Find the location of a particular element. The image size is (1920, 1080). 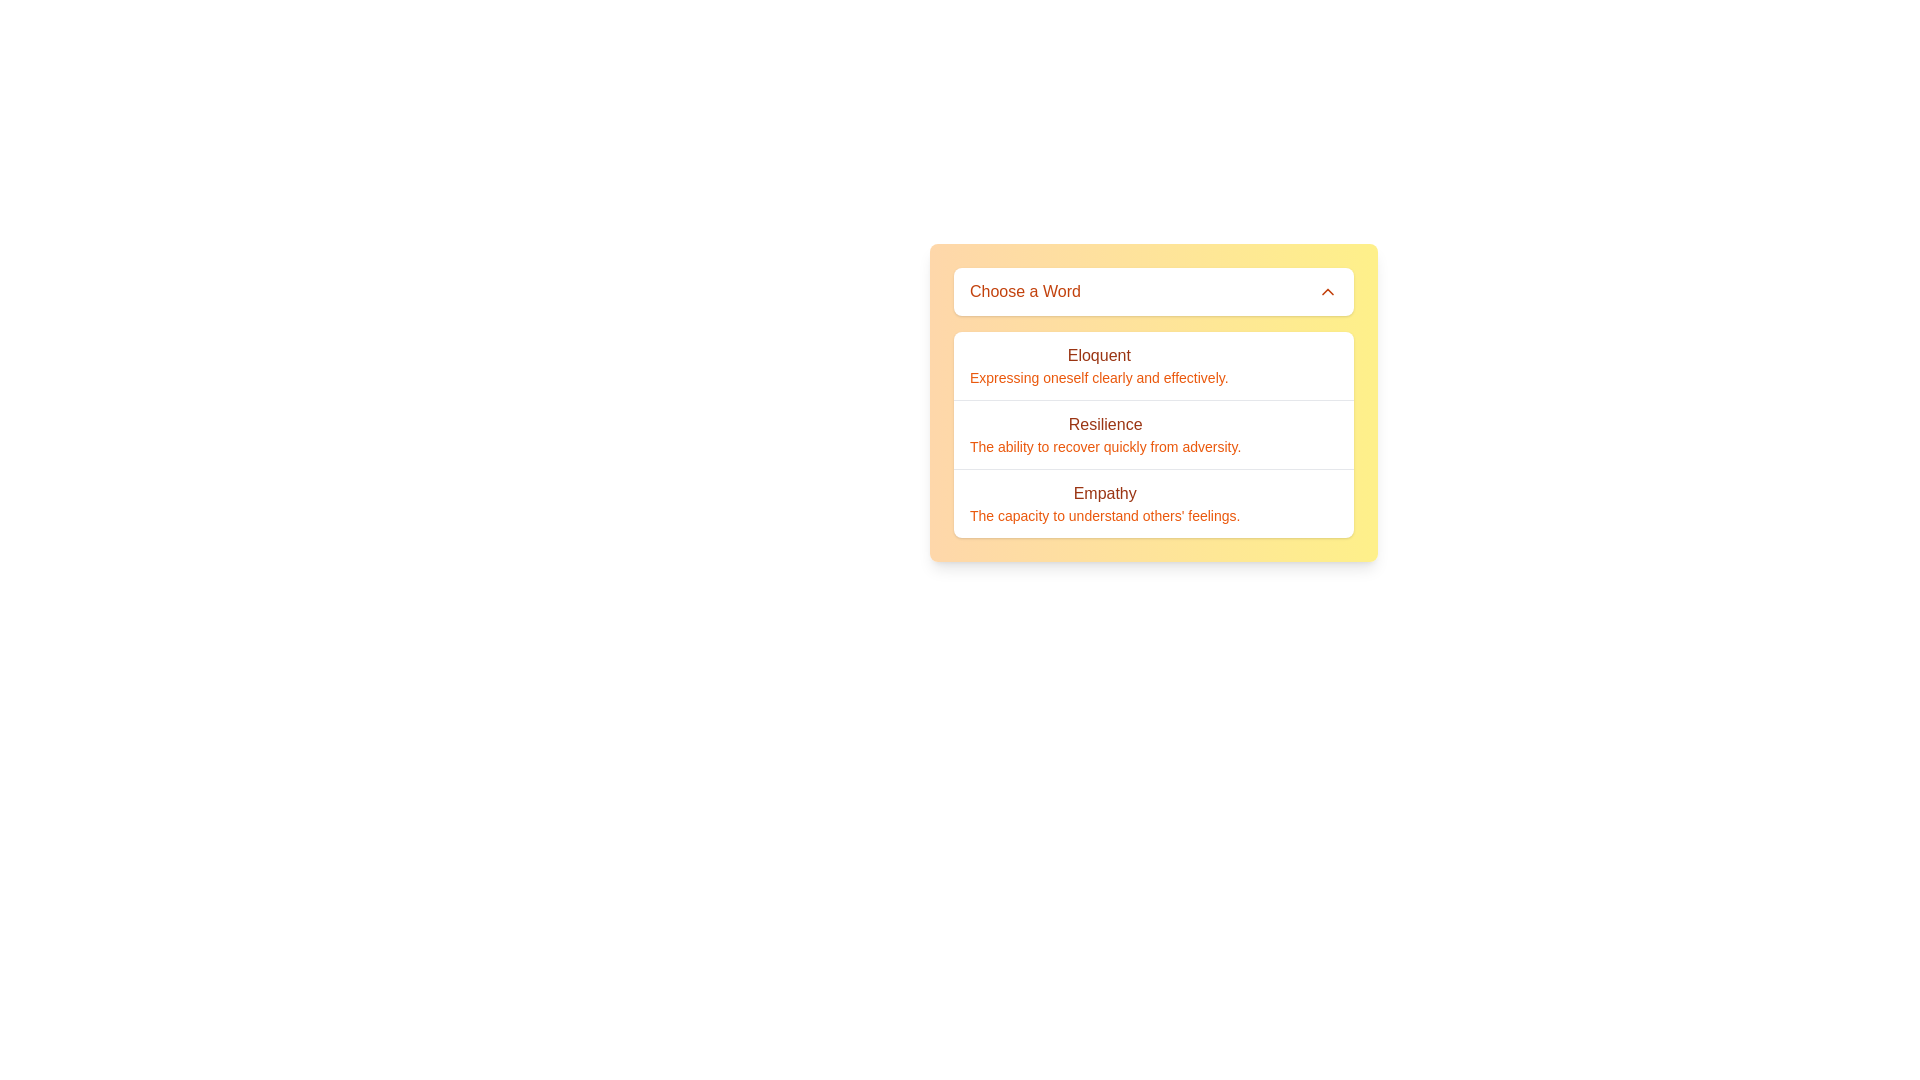

the text label displaying 'Eloquent' is located at coordinates (1098, 354).